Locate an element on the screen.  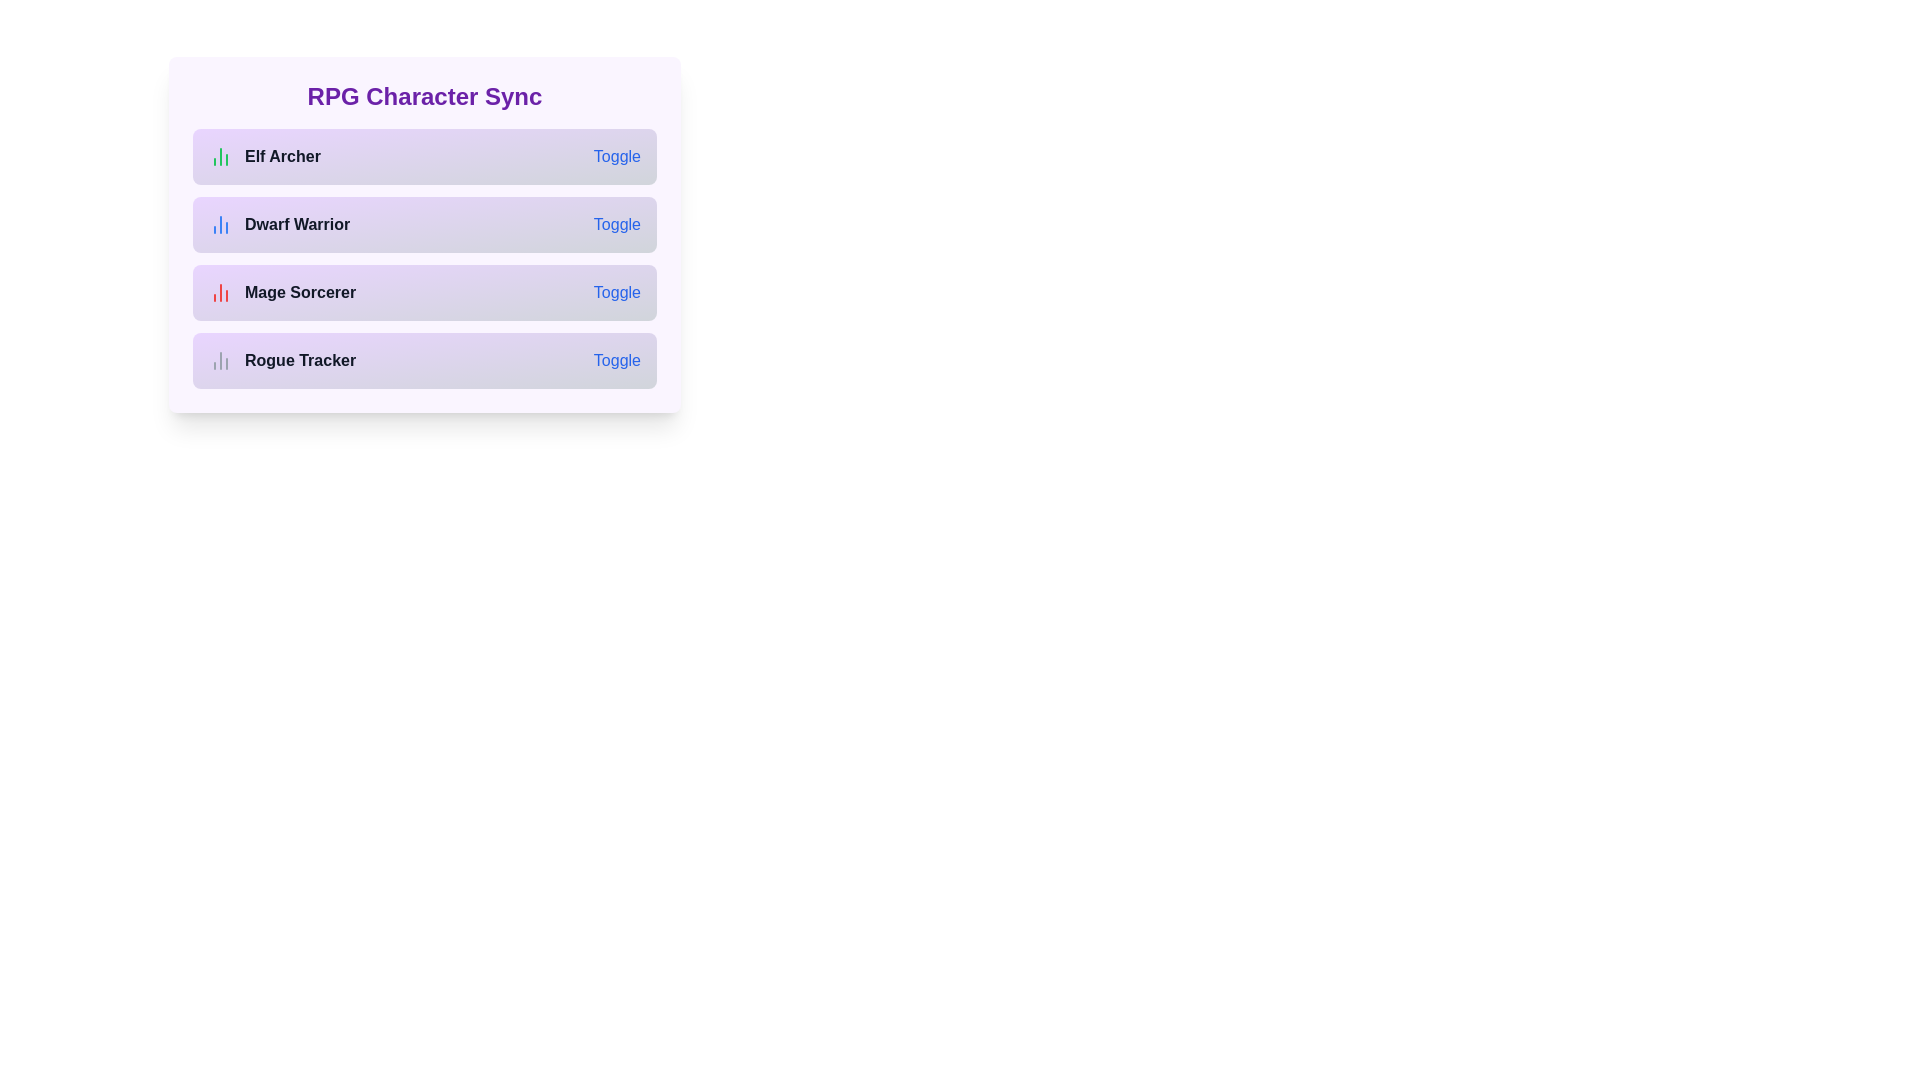
the 'Toggle' button, which is styled in blue and positioned to the right of the 'Mage Sorcerer' label is located at coordinates (616, 293).